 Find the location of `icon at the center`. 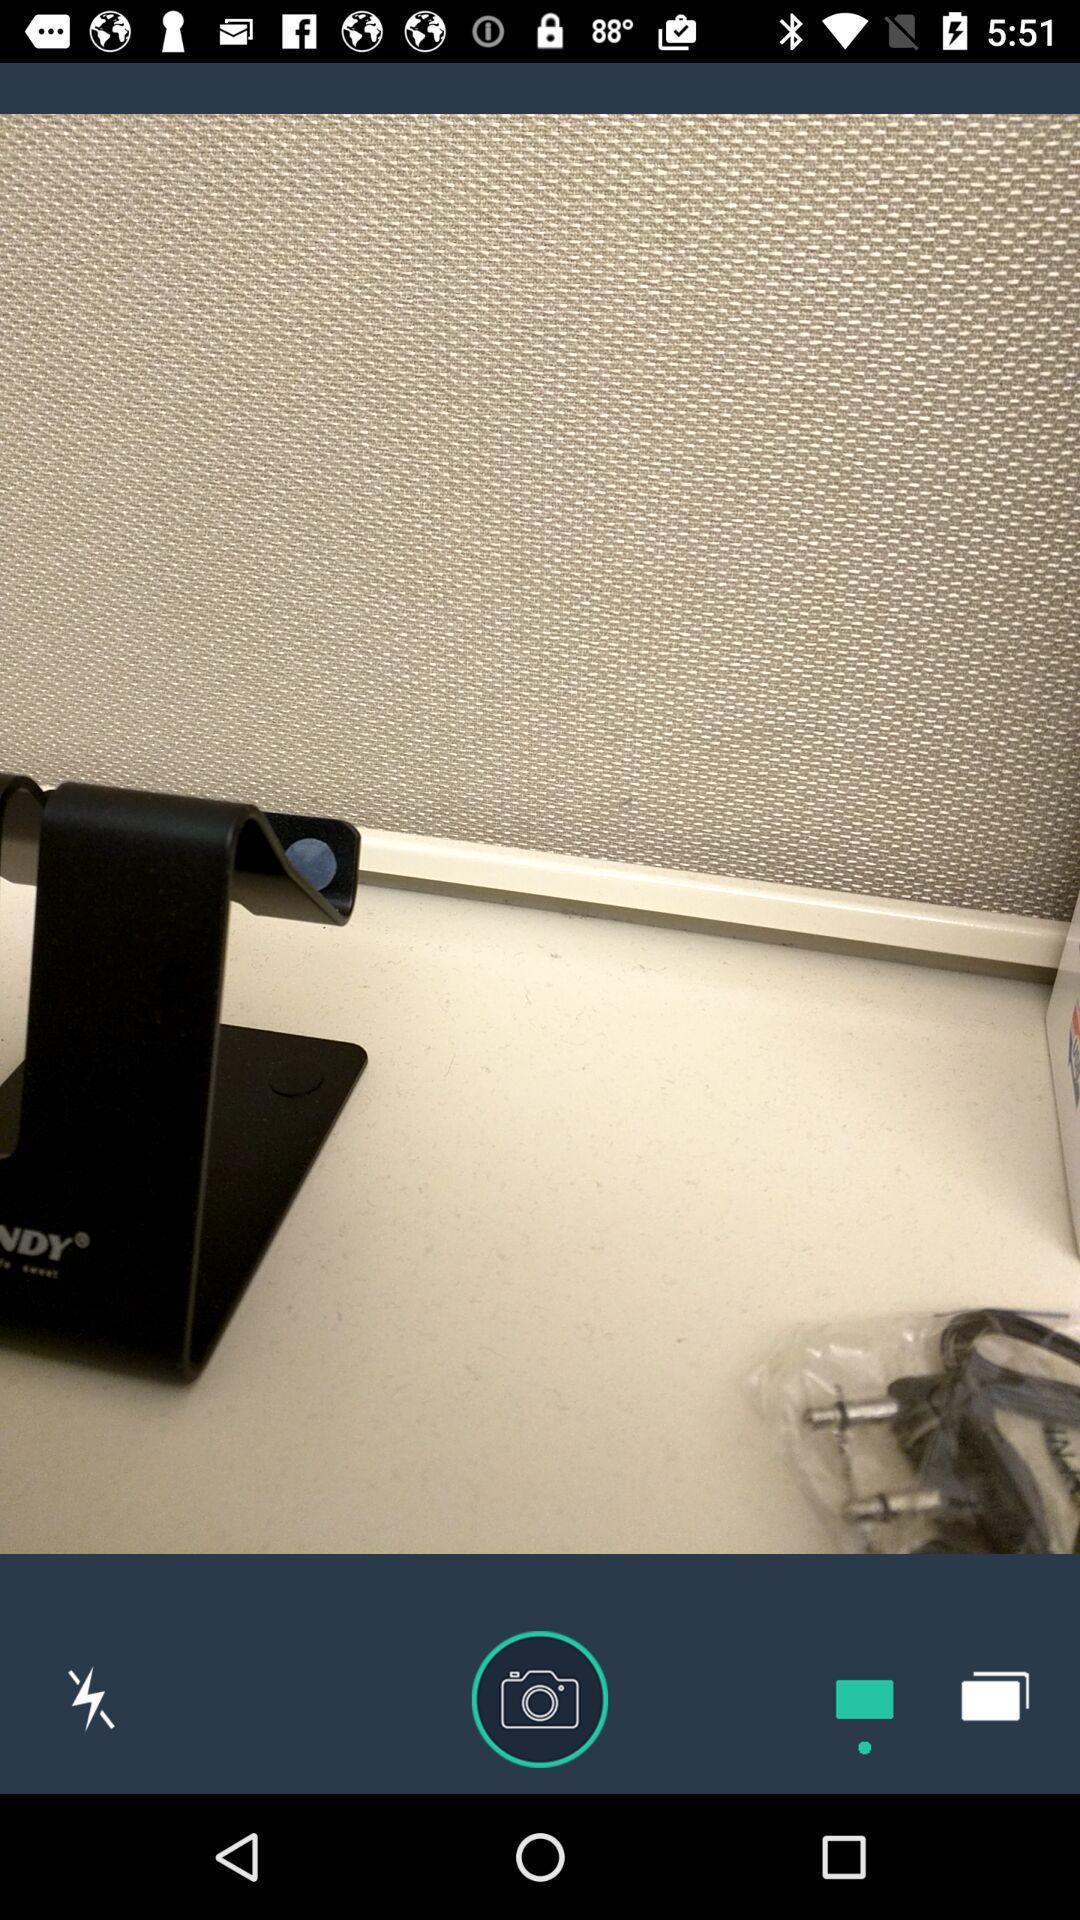

icon at the center is located at coordinates (540, 834).